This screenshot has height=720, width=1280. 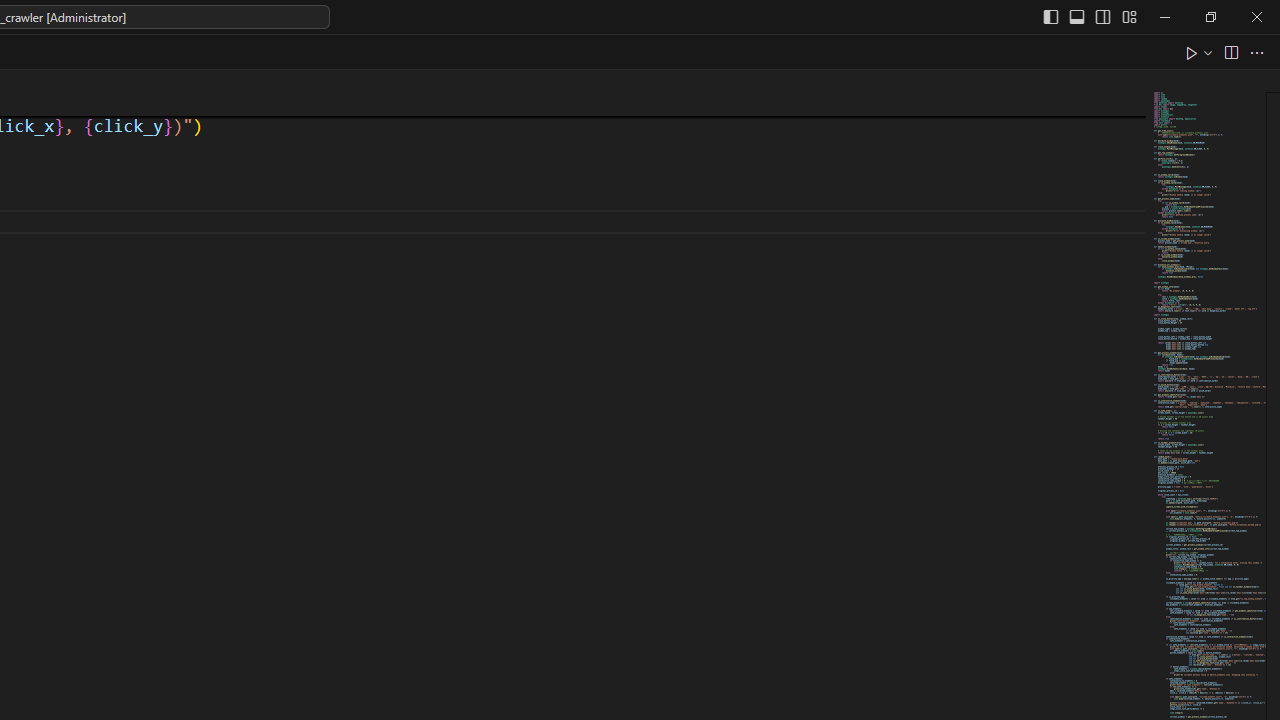 I want to click on 'Run or Debug...', so click(x=1207, y=51).